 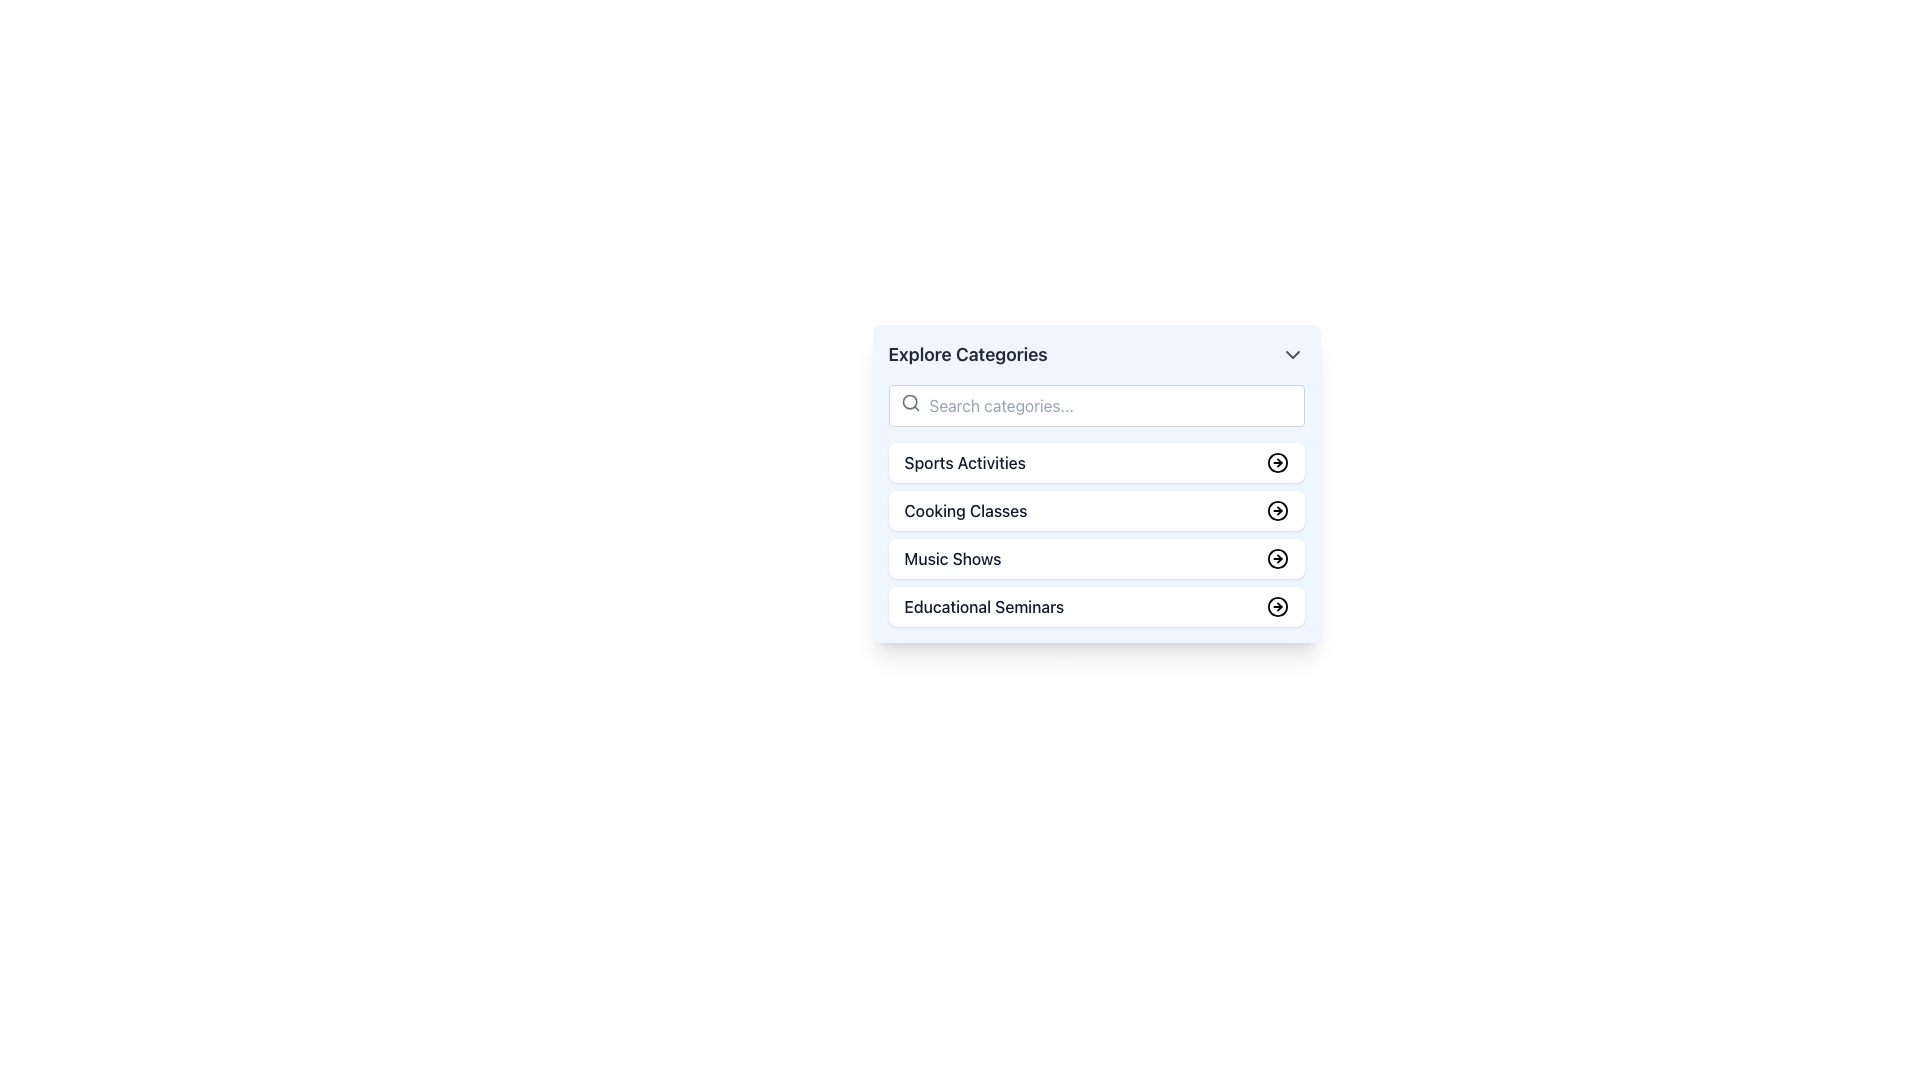 I want to click on the delete button located to the far-right of the 'Educational Seminars' list item, so click(x=1276, y=605).